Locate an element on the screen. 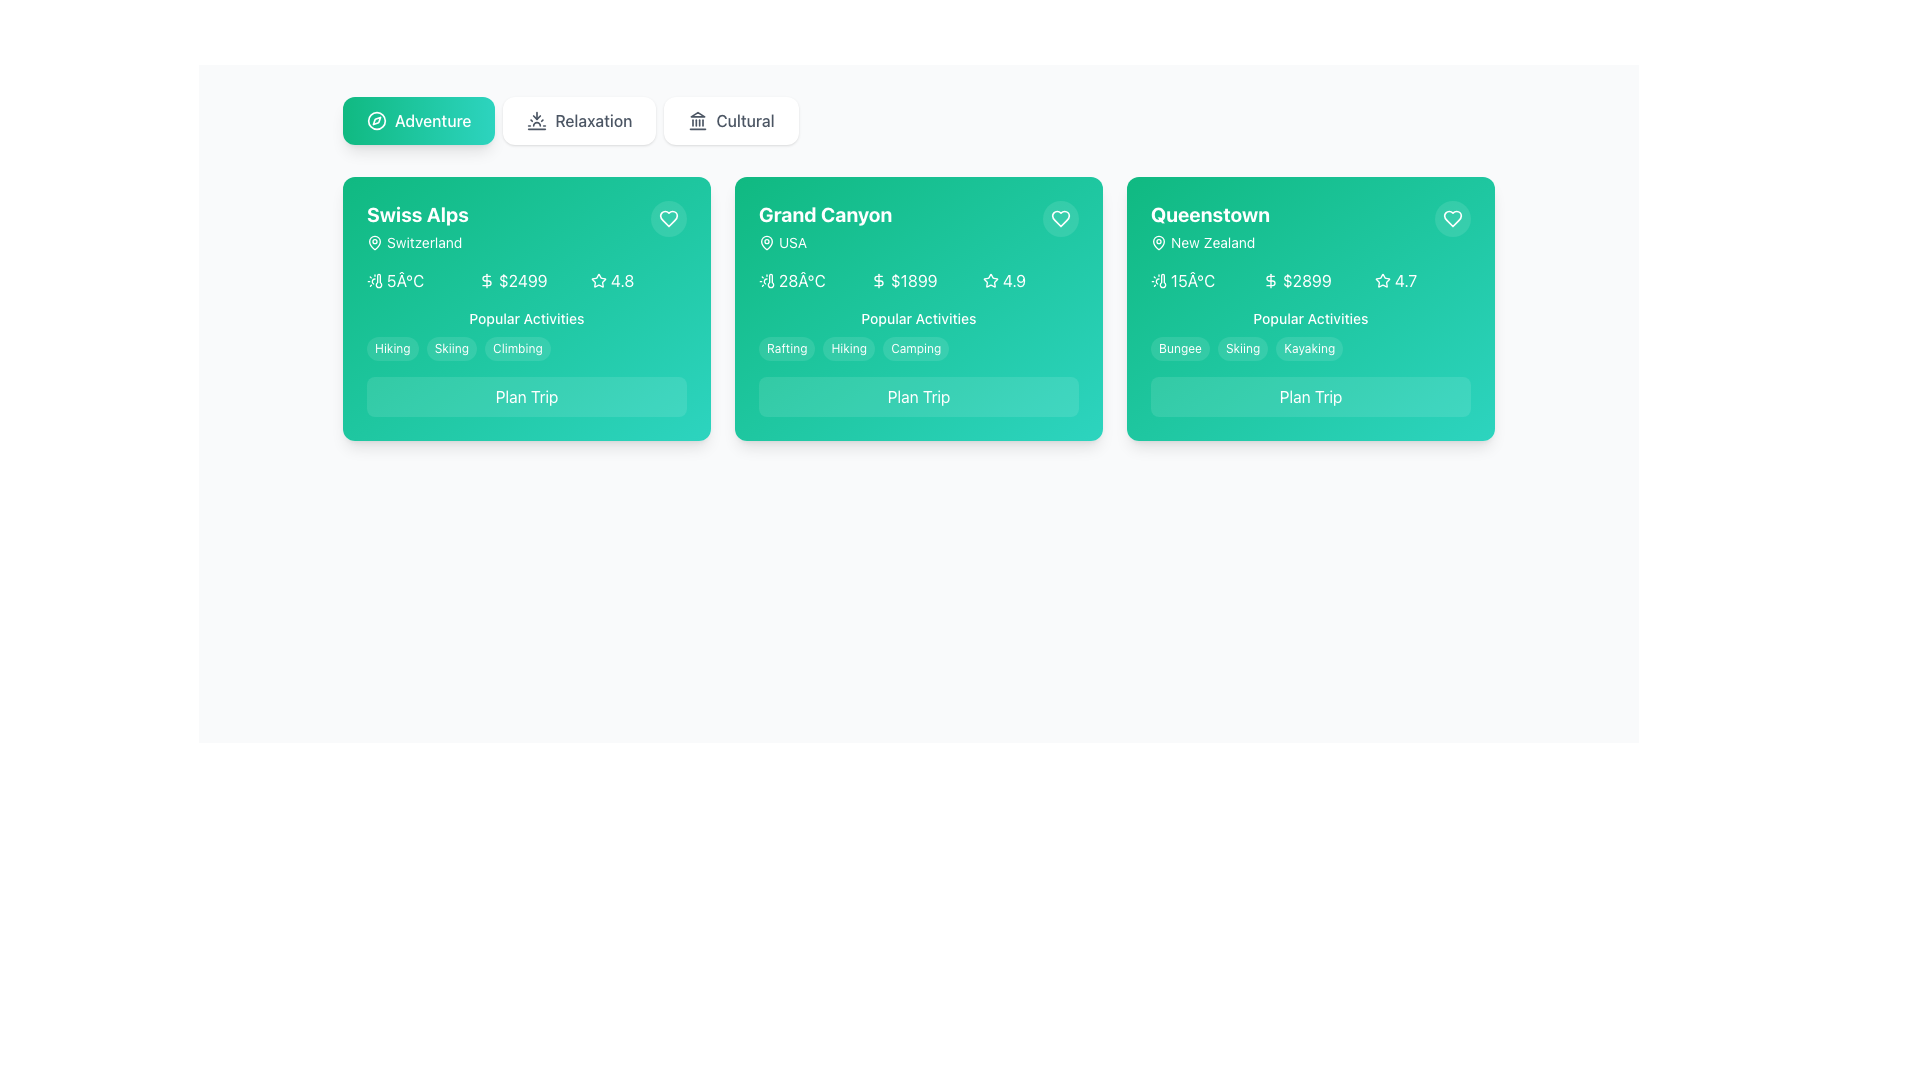 The width and height of the screenshot is (1920, 1080). text label titled 'Swiss Alps' with subtitle 'Switzerland' located in the top-left corner of the card with a green background is located at coordinates (416, 226).